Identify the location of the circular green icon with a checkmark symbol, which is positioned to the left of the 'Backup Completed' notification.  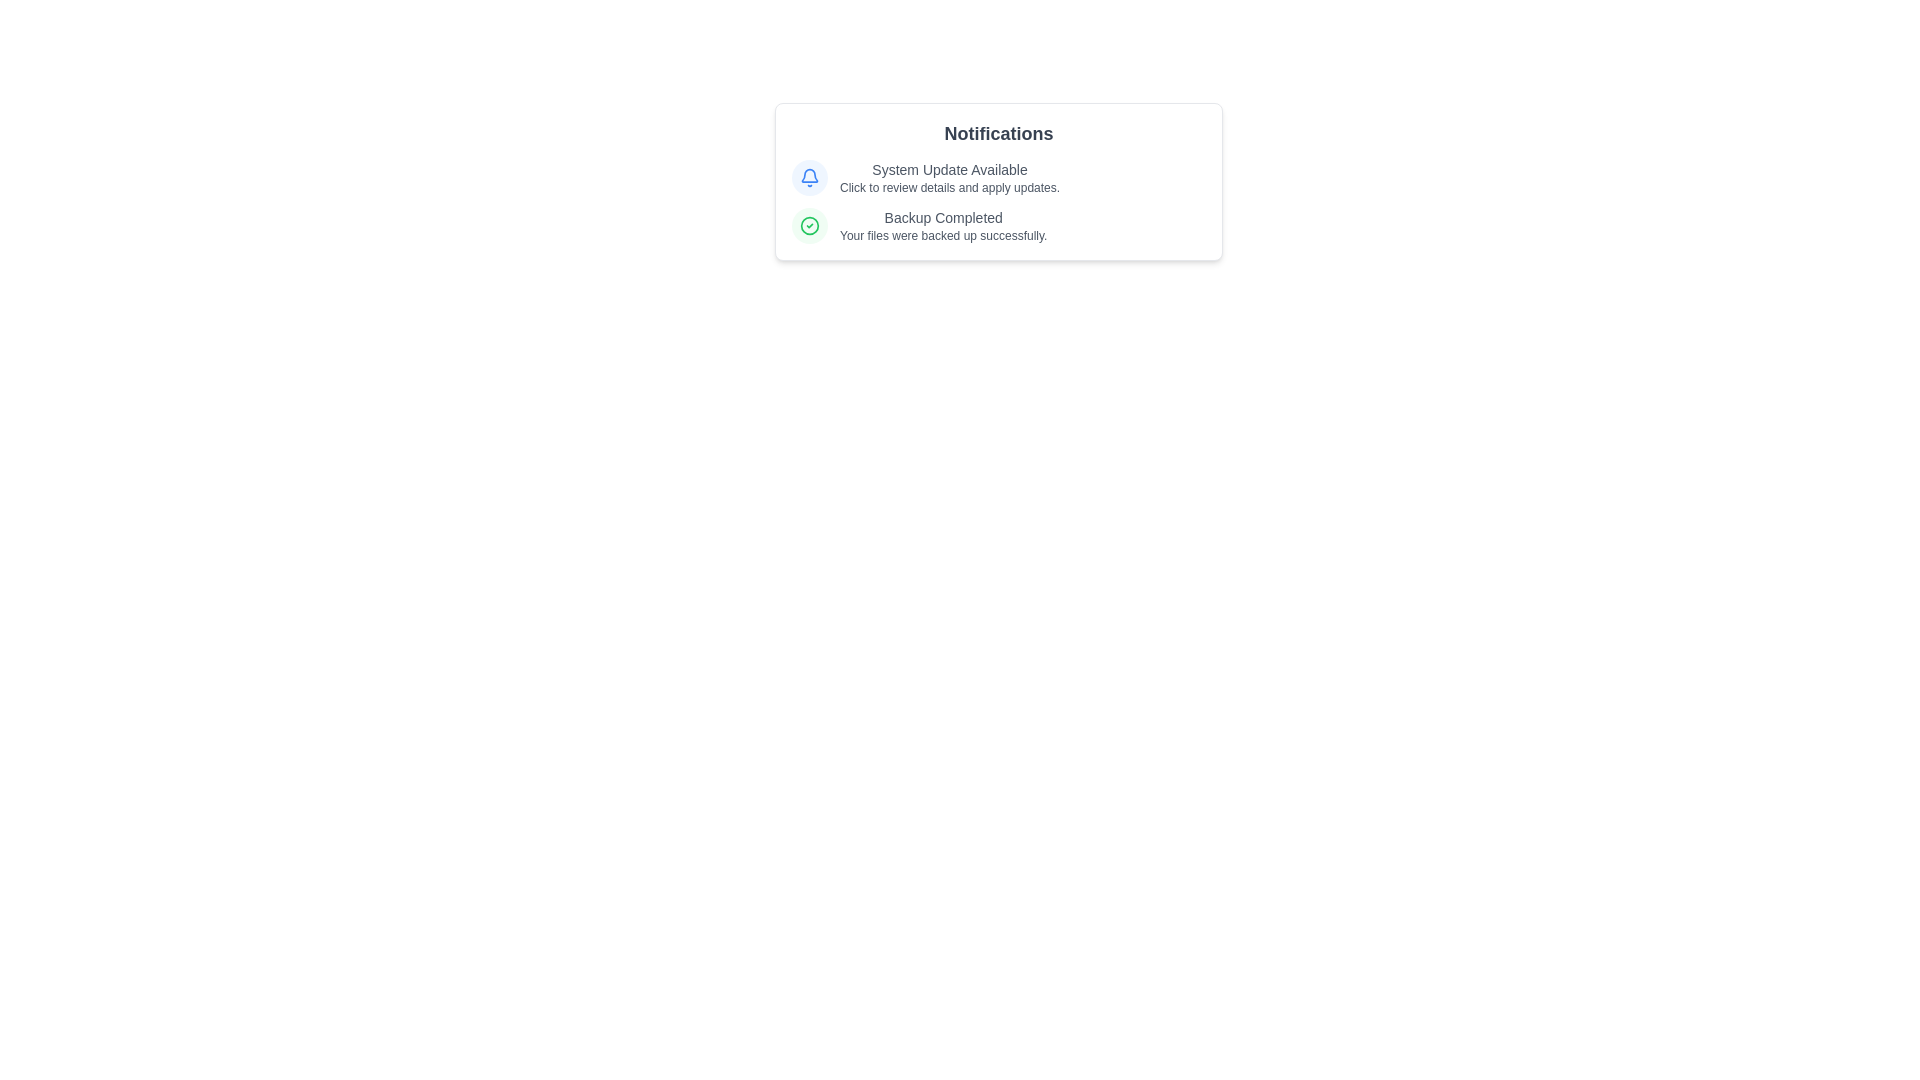
(810, 225).